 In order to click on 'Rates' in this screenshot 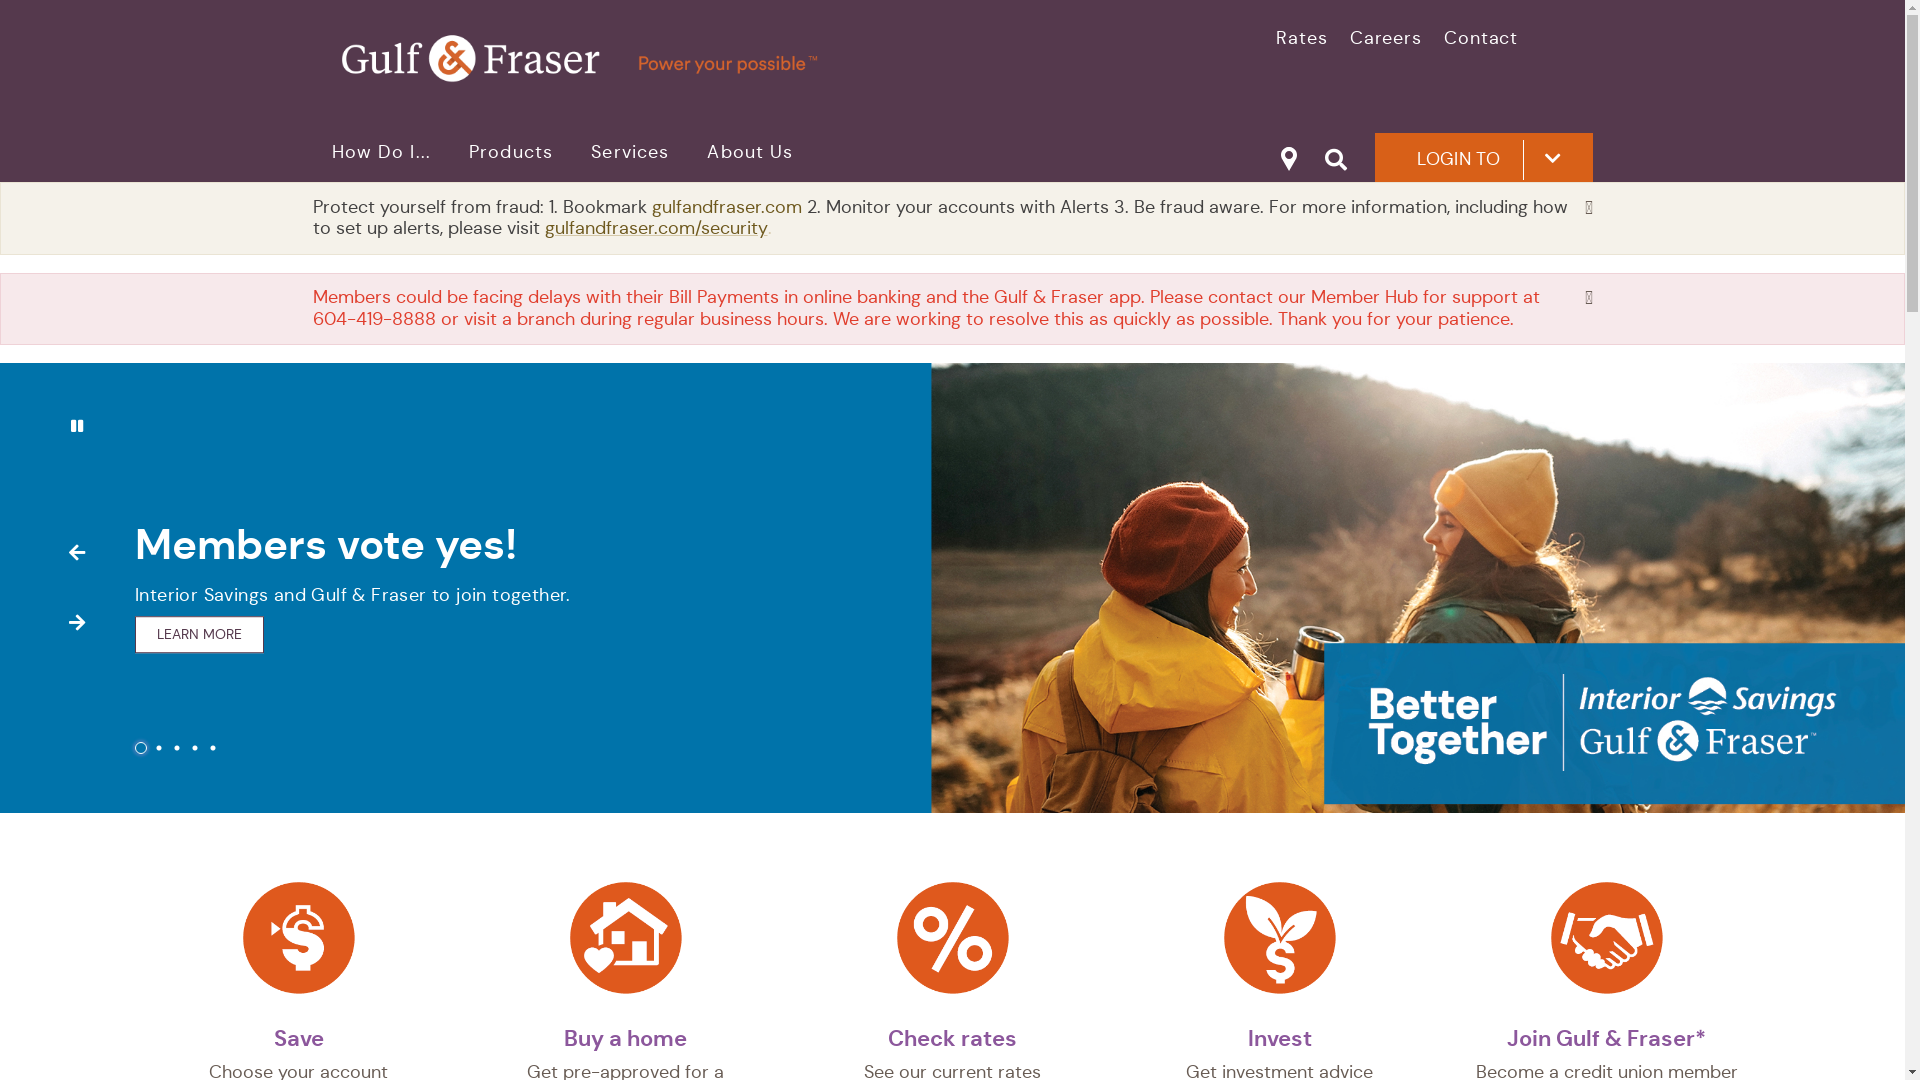, I will do `click(1301, 38)`.